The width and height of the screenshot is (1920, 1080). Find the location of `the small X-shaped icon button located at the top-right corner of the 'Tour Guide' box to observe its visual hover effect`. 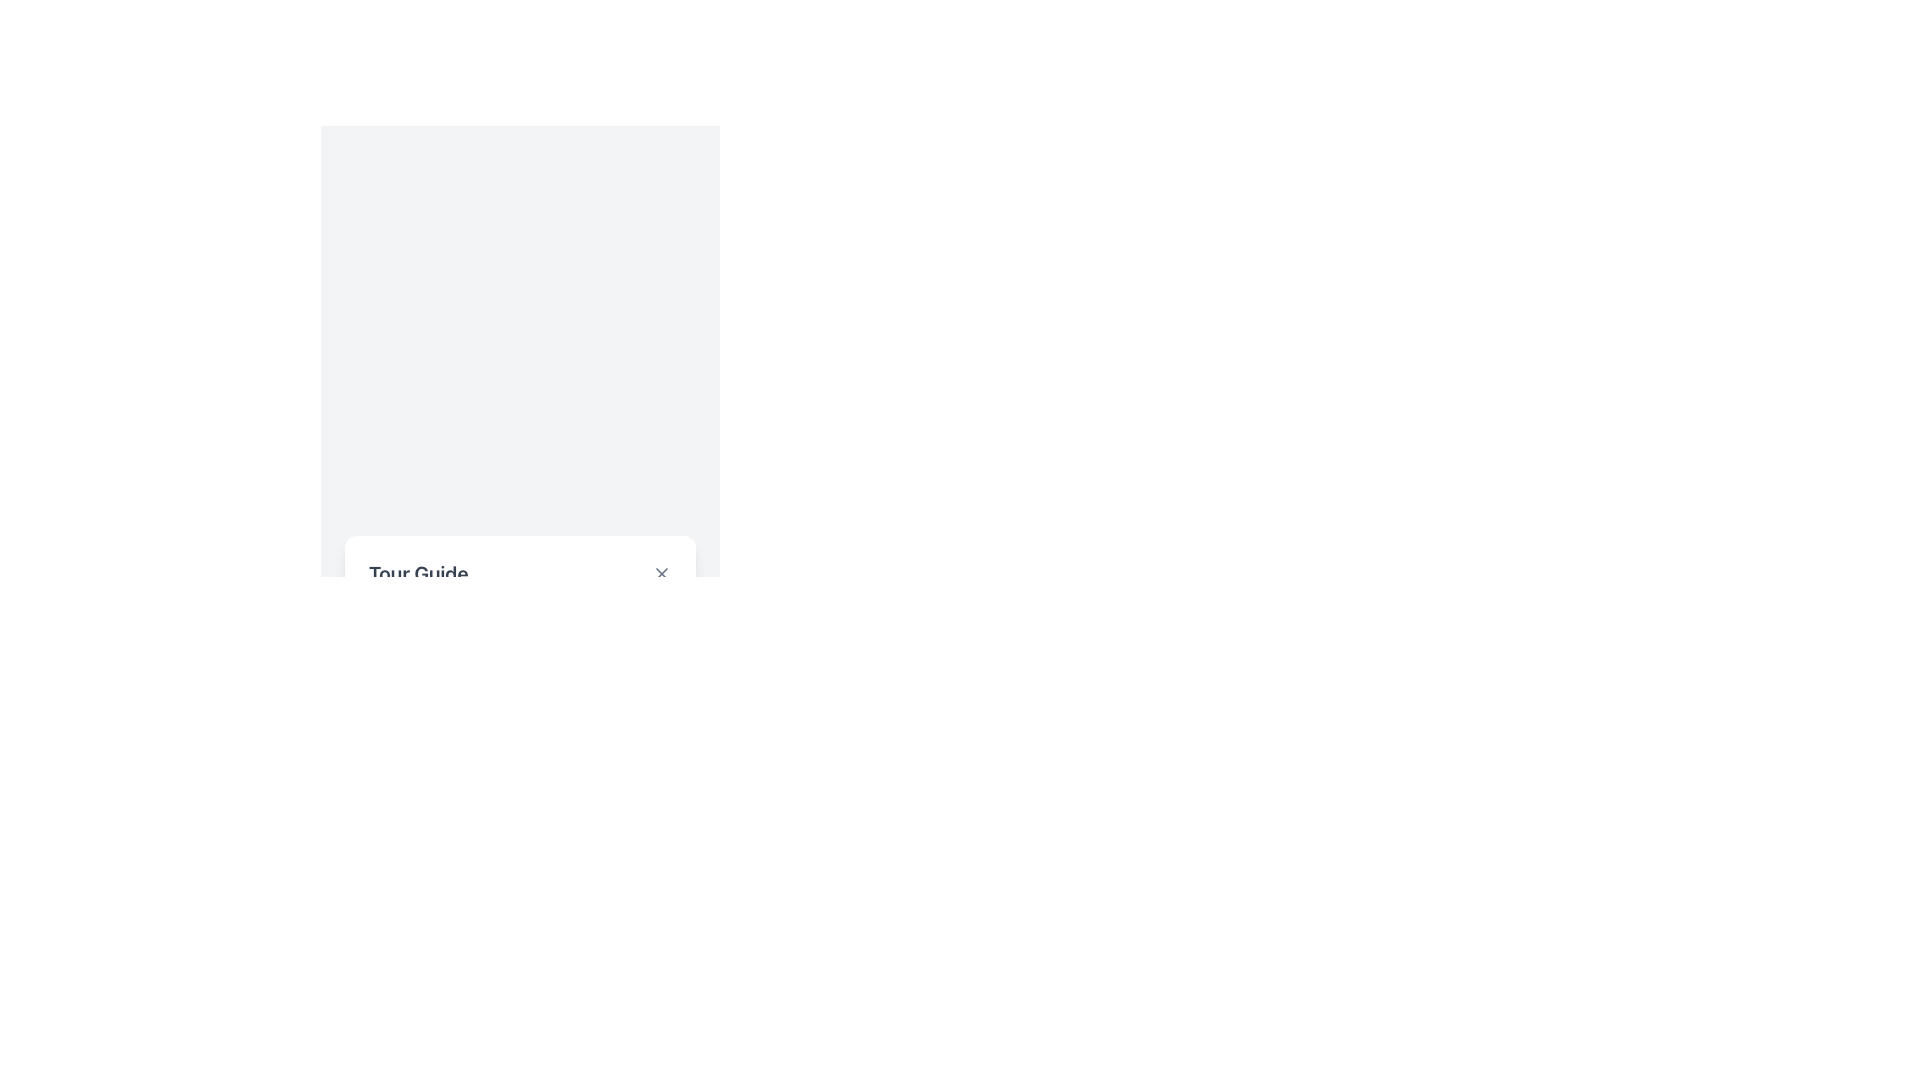

the small X-shaped icon button located at the top-right corner of the 'Tour Guide' box to observe its visual hover effect is located at coordinates (662, 574).